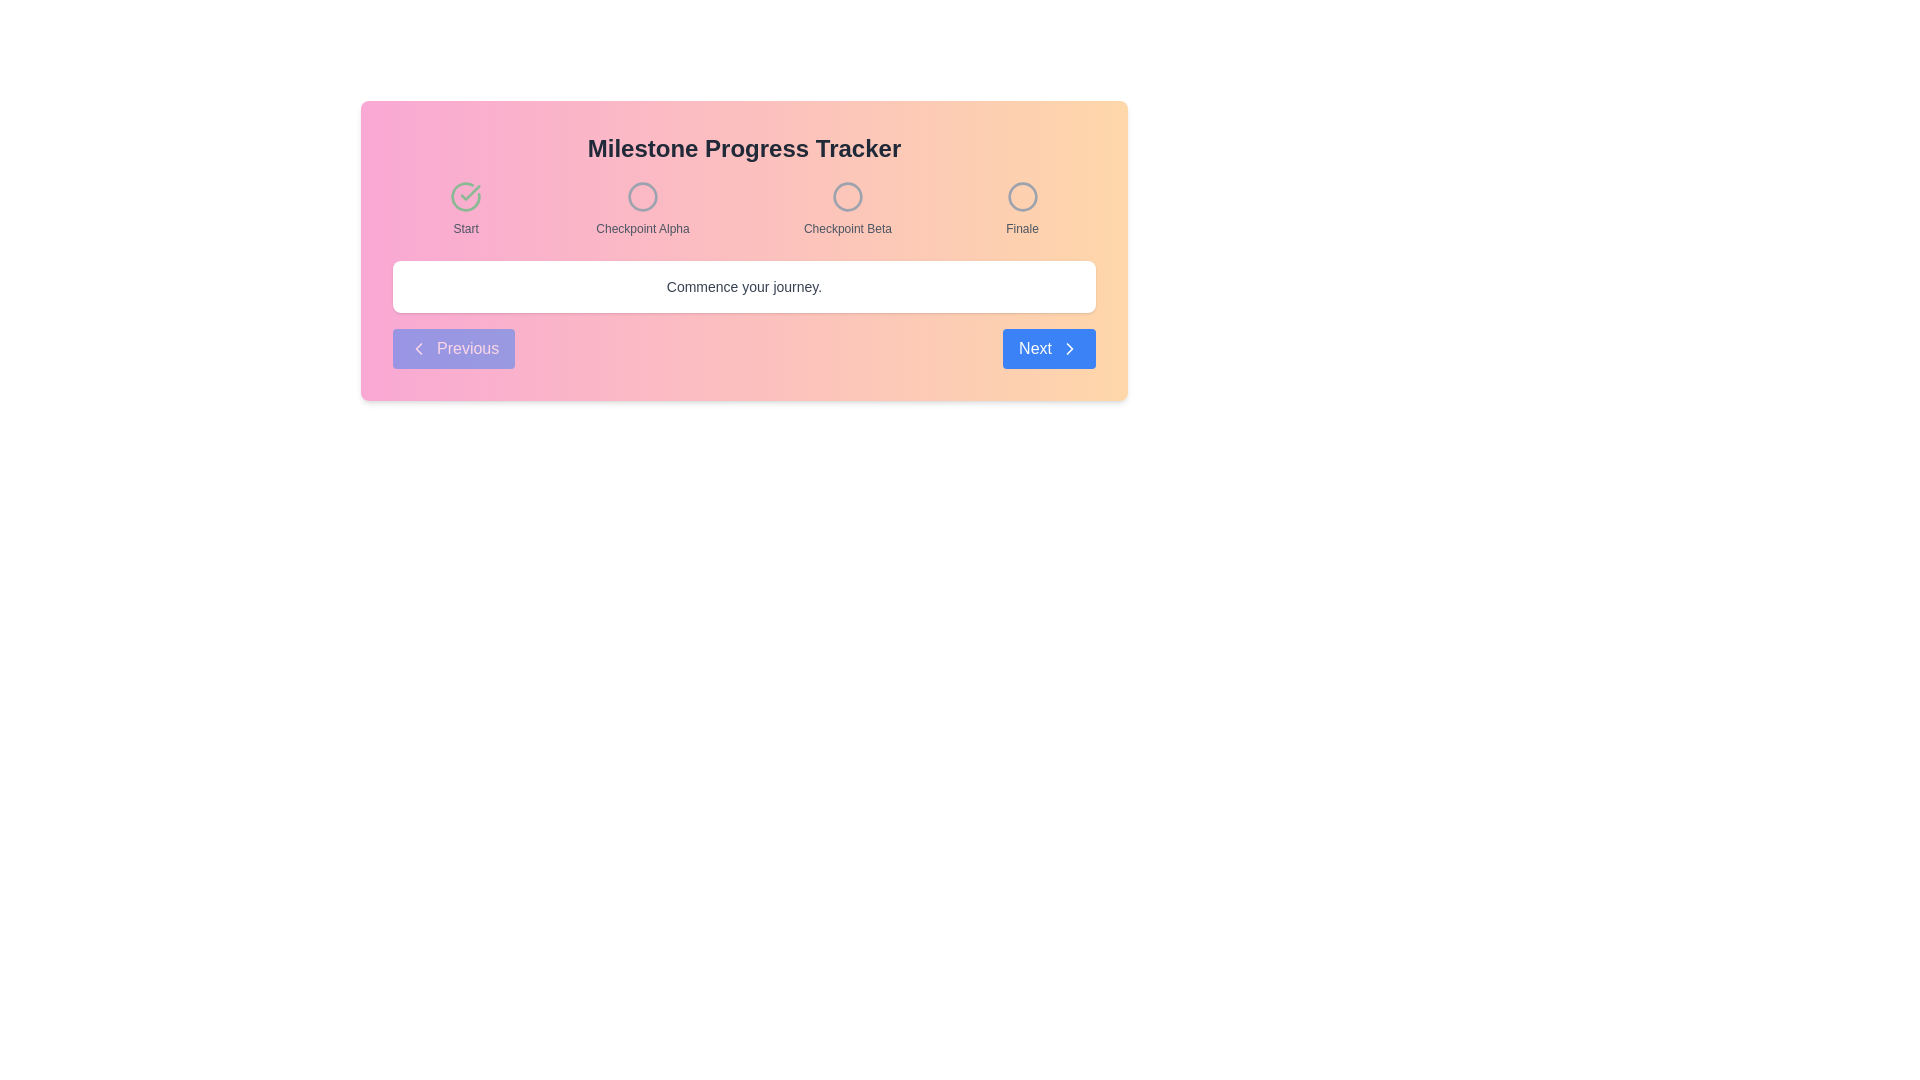 This screenshot has width=1920, height=1080. What do you see at coordinates (643, 227) in the screenshot?
I see `the static text label 'Checkpoint Alpha' that indicates the second milestone checkpoint in the progress tracker` at bounding box center [643, 227].